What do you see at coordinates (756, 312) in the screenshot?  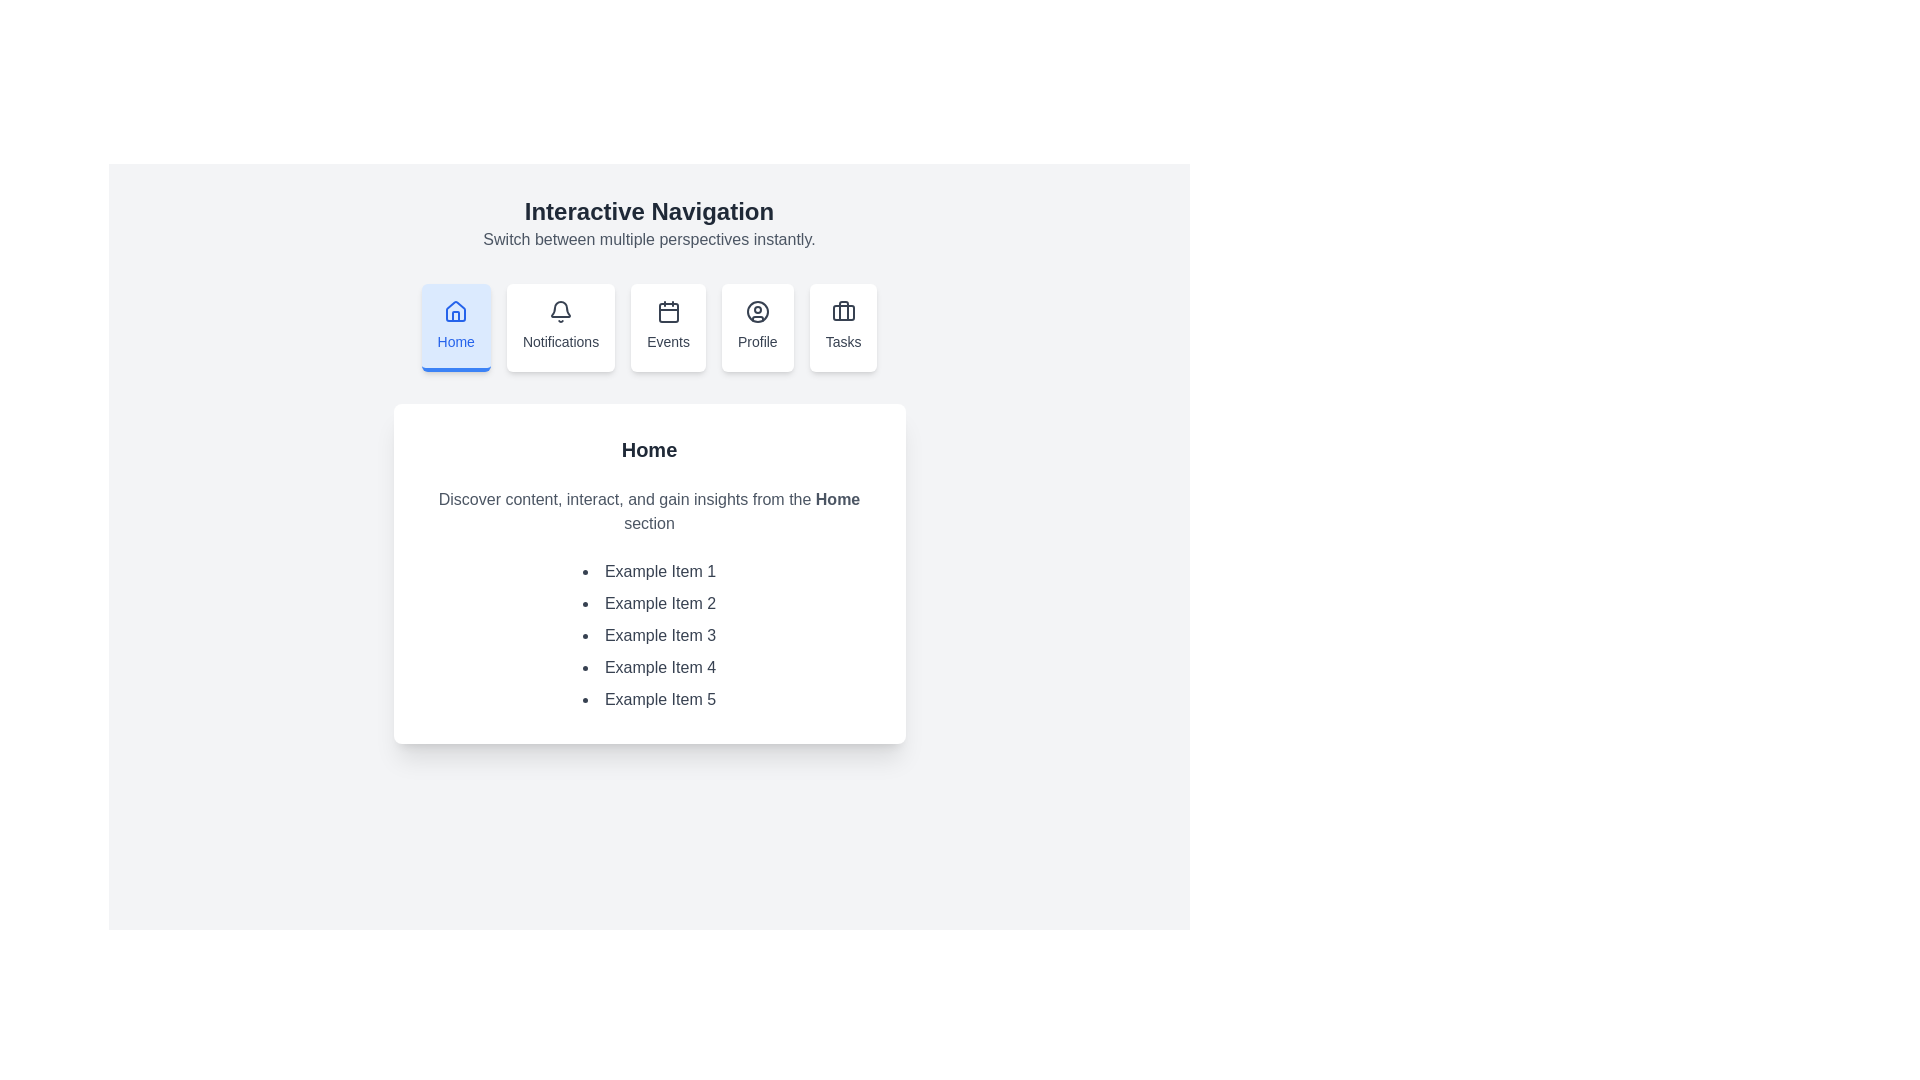 I see `the SVG graphical circle element that is part of a profile icon, located near the top center of the interface` at bounding box center [756, 312].